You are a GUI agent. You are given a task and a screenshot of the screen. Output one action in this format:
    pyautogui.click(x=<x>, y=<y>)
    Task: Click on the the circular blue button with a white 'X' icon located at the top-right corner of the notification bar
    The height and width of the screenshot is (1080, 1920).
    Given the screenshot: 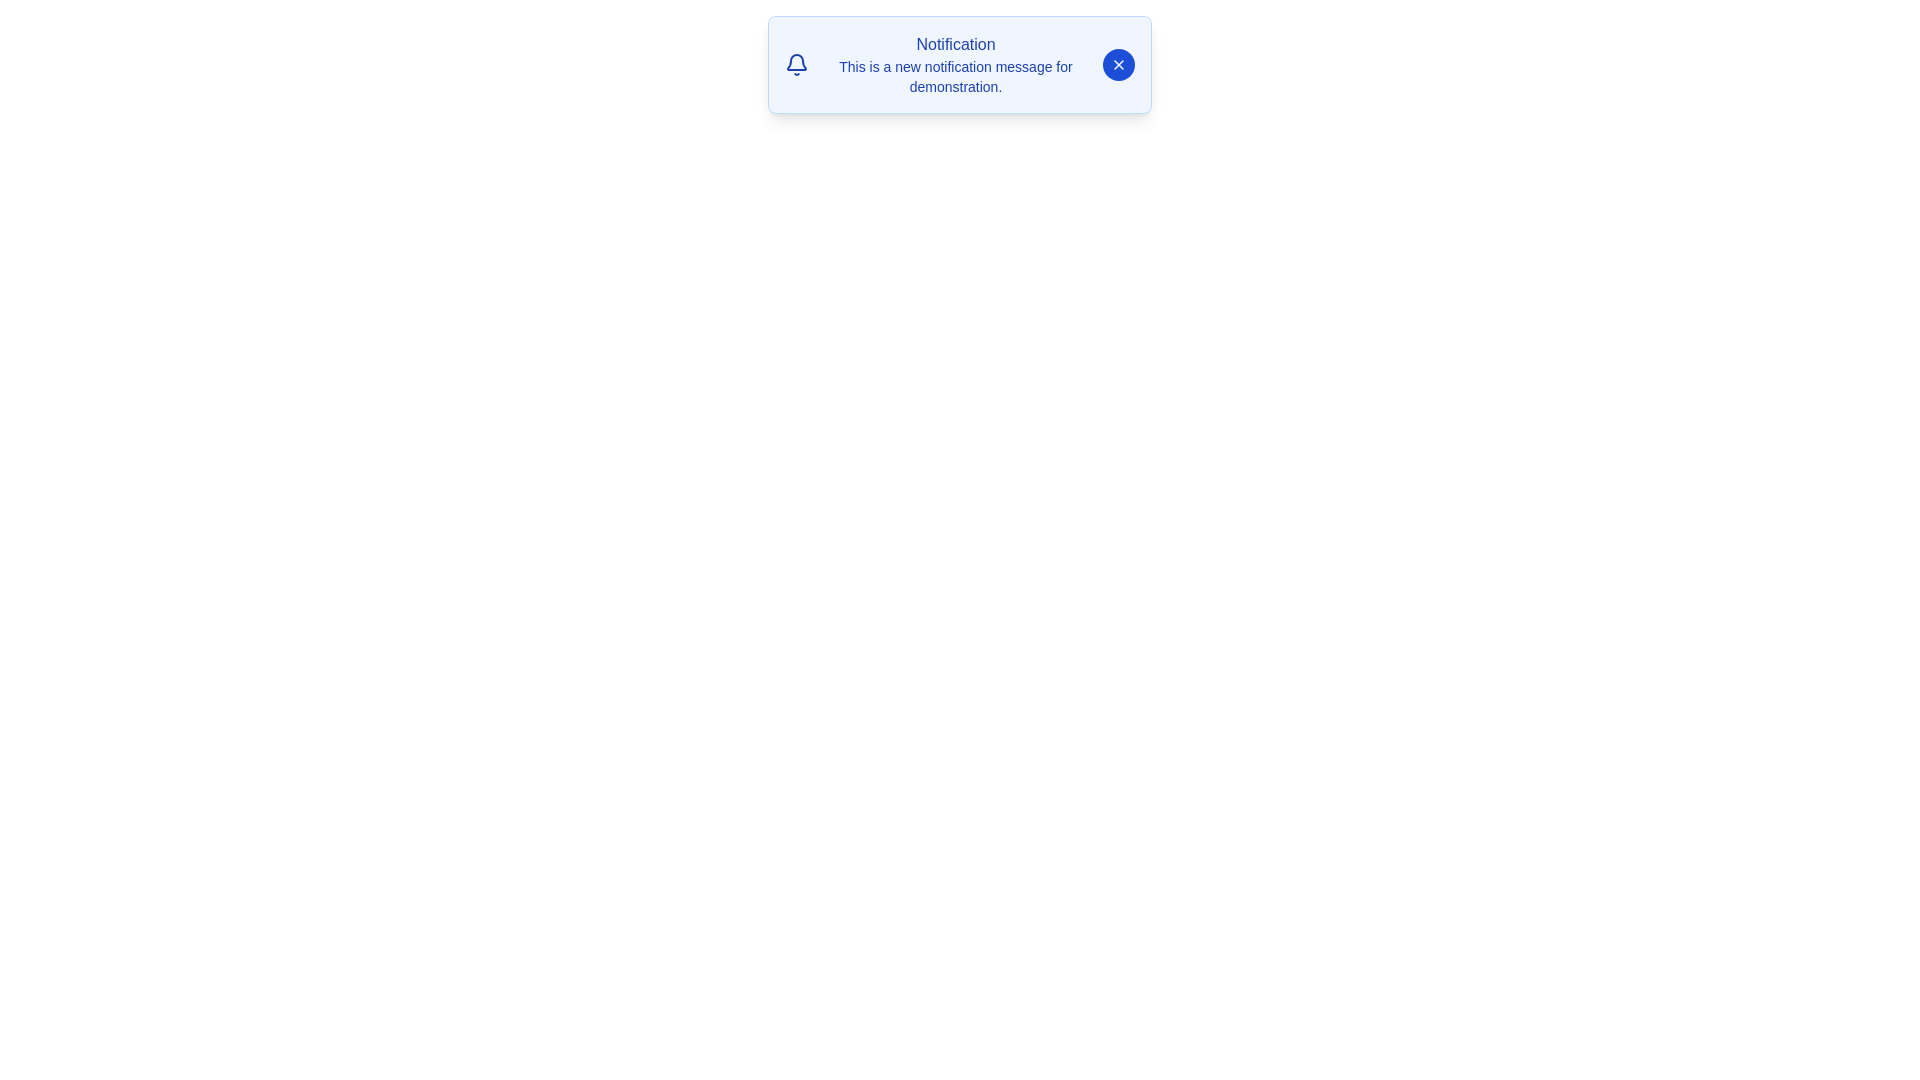 What is the action you would take?
    pyautogui.click(x=1117, y=64)
    